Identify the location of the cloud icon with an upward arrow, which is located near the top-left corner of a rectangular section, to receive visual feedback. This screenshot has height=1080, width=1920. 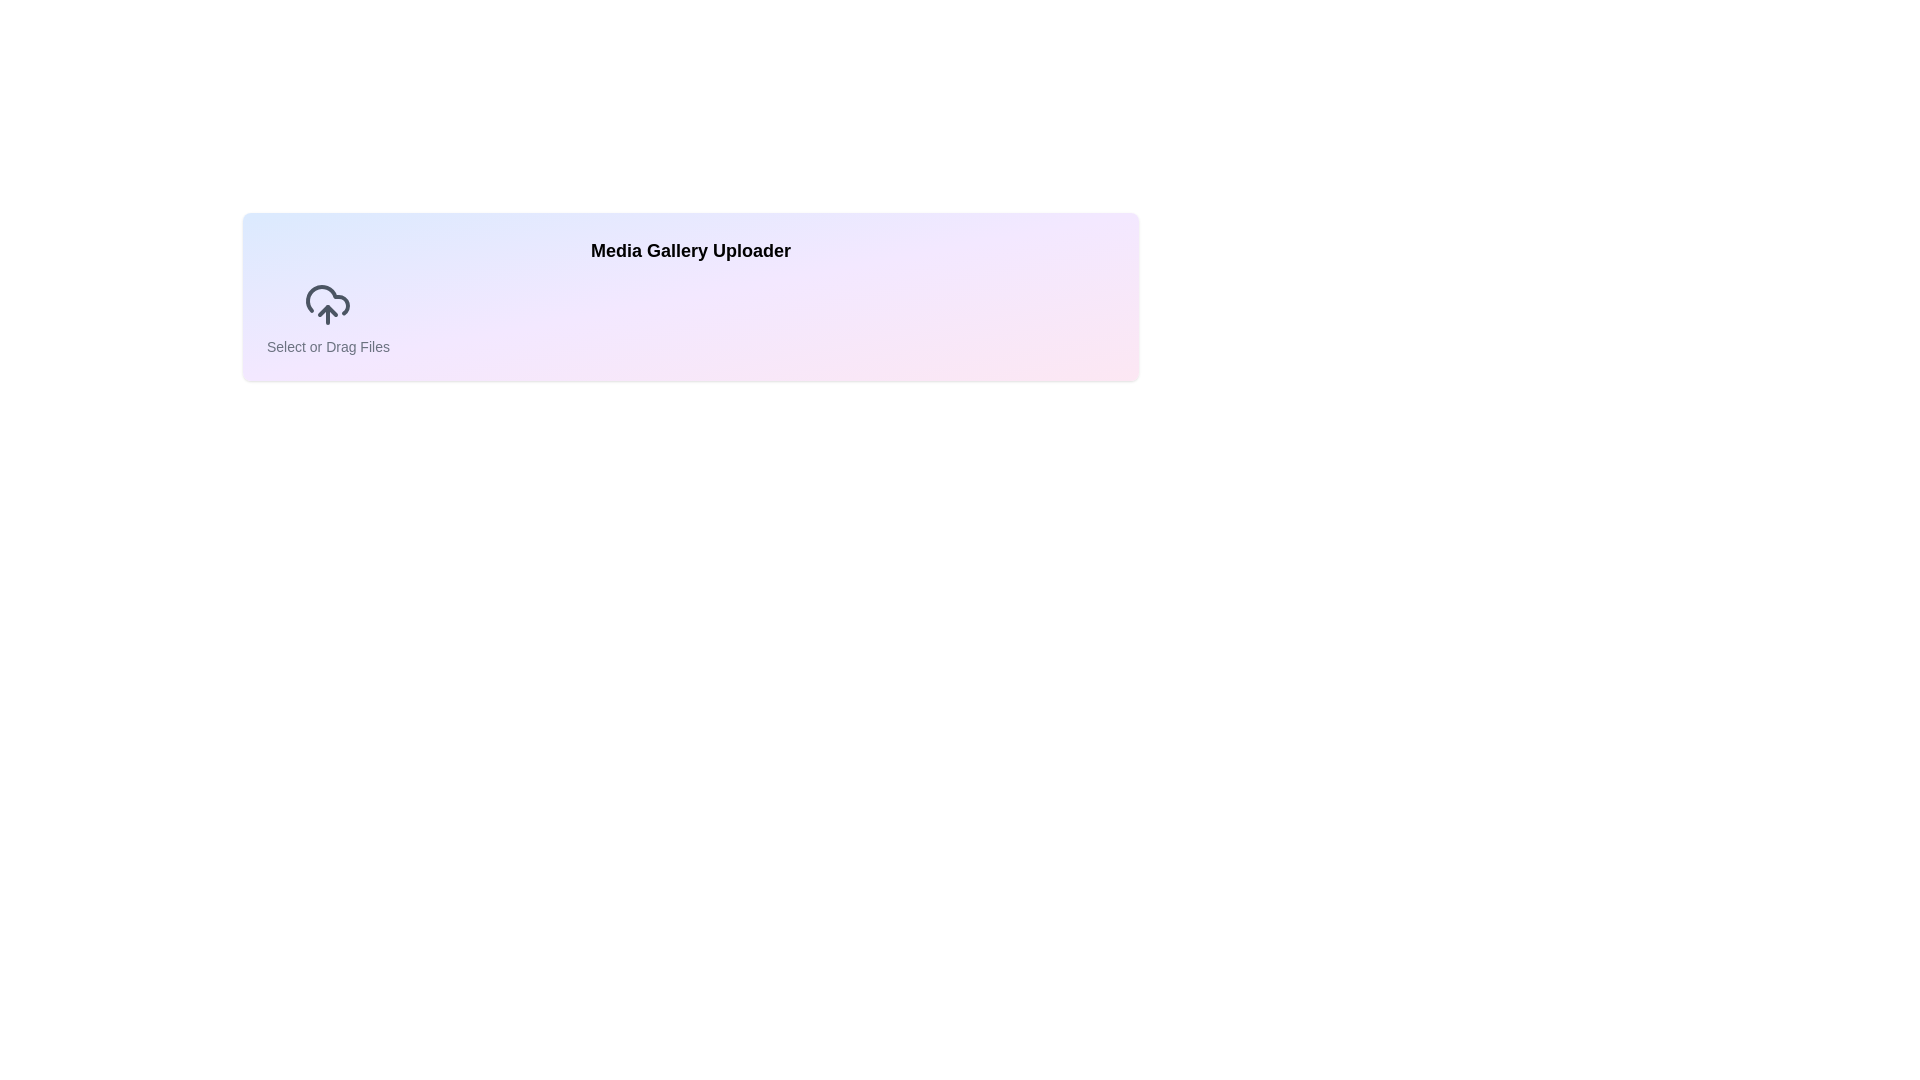
(328, 304).